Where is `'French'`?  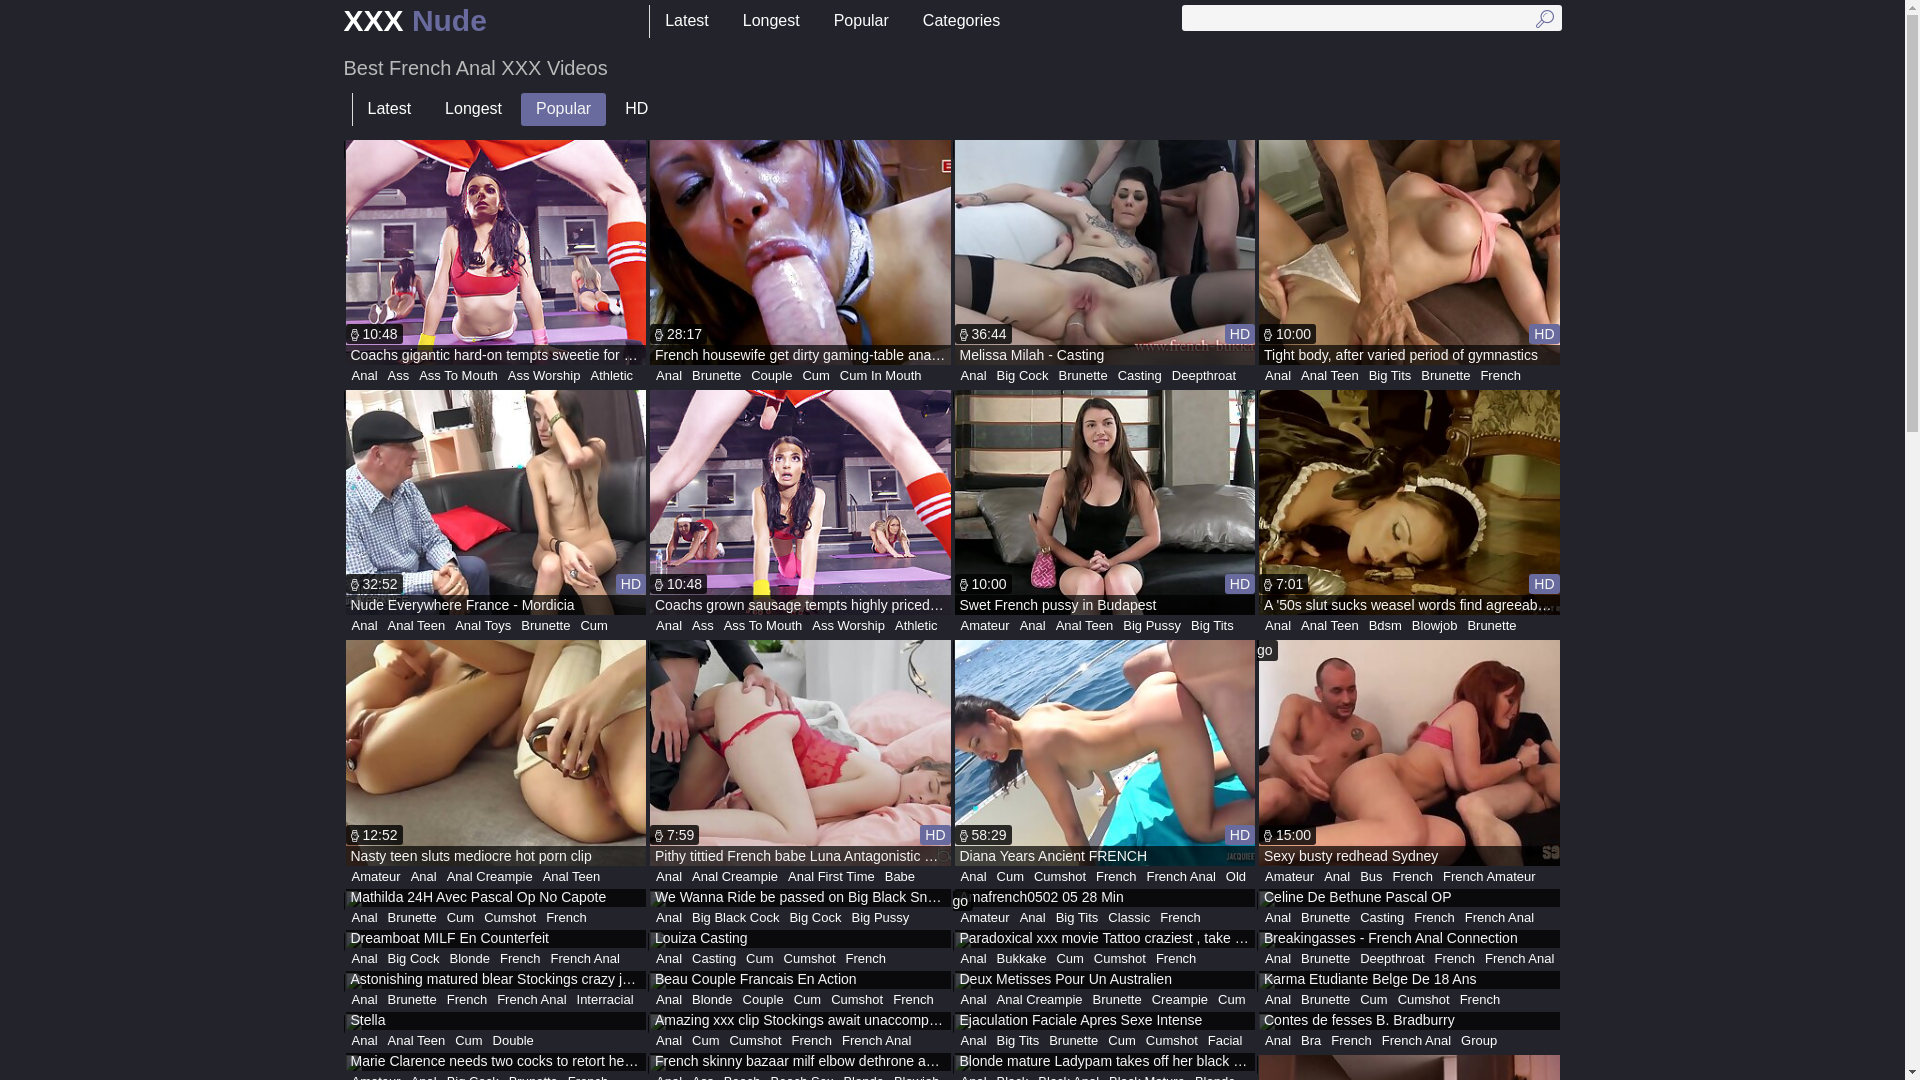 'French' is located at coordinates (494, 958).